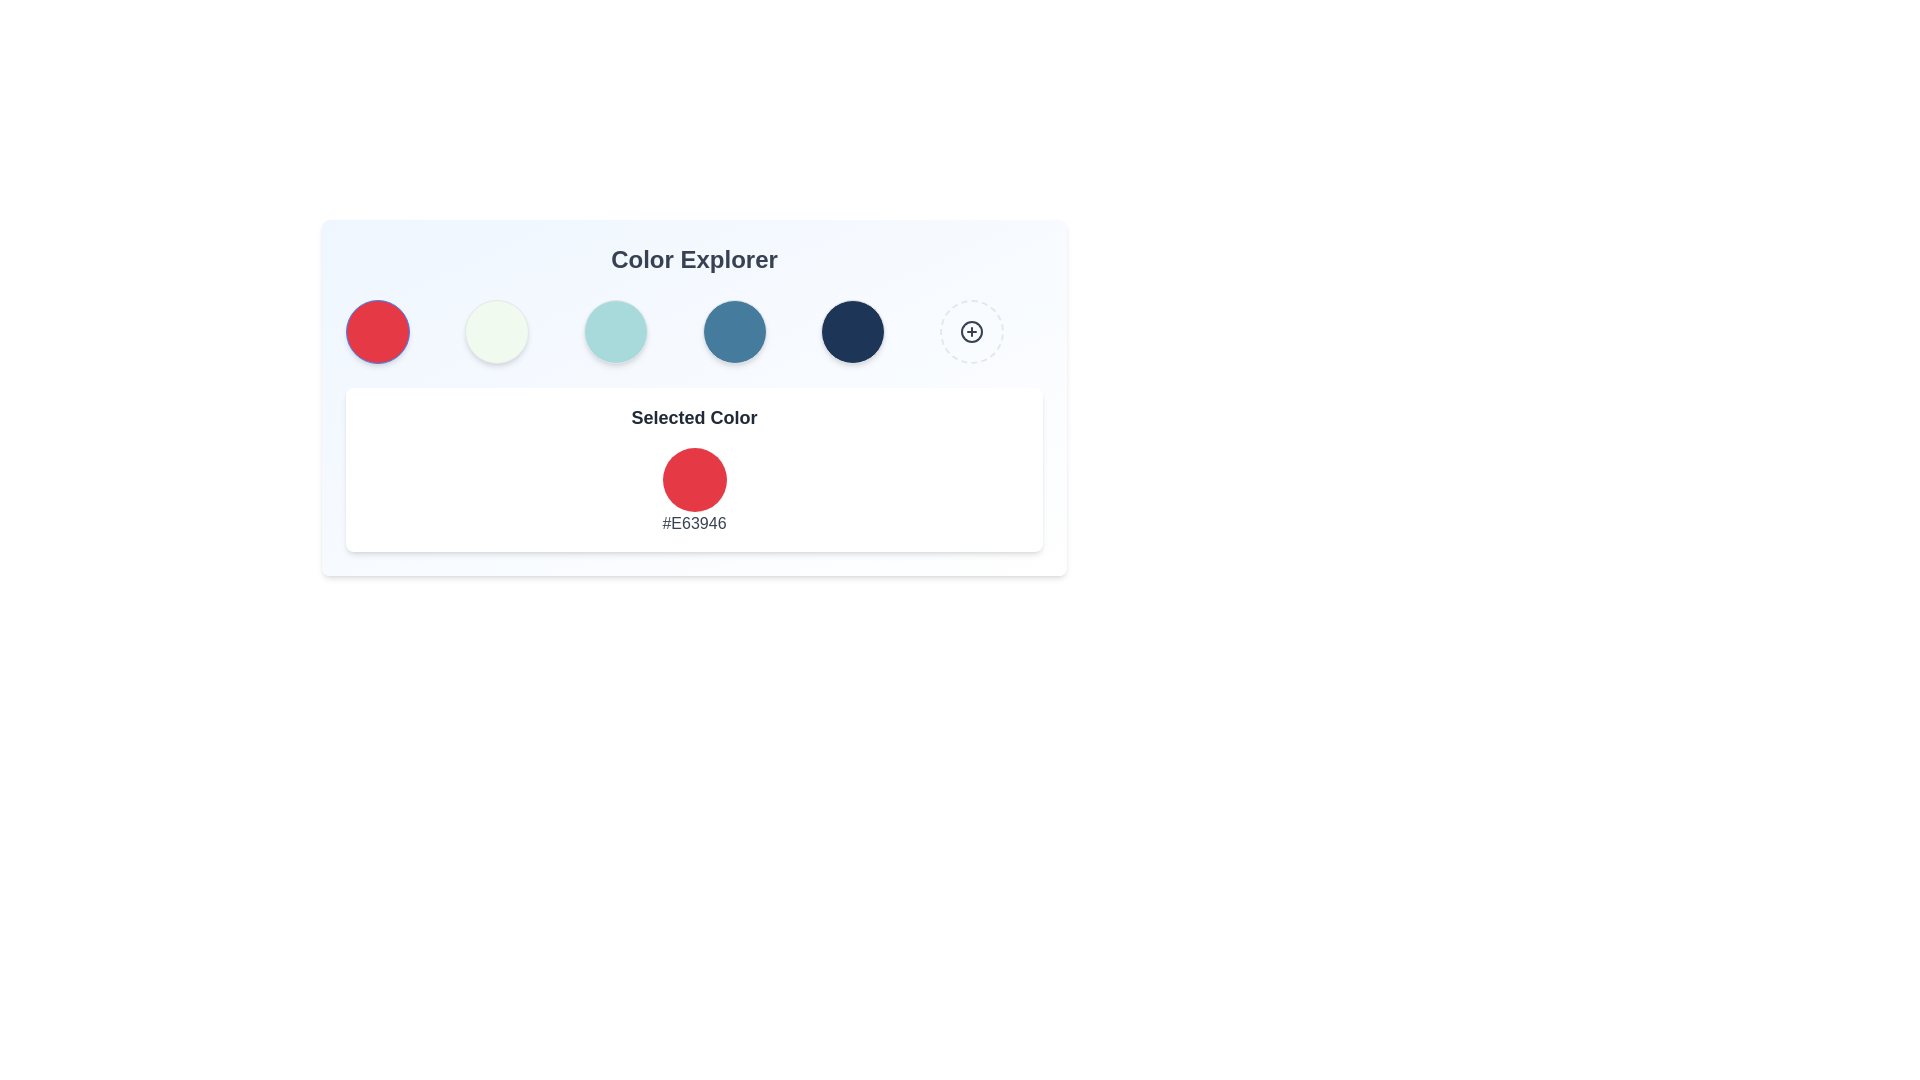 This screenshot has height=1080, width=1920. I want to click on the soft green circular button located in the top center of the 'Color Explorer' dialog box, so click(496, 330).